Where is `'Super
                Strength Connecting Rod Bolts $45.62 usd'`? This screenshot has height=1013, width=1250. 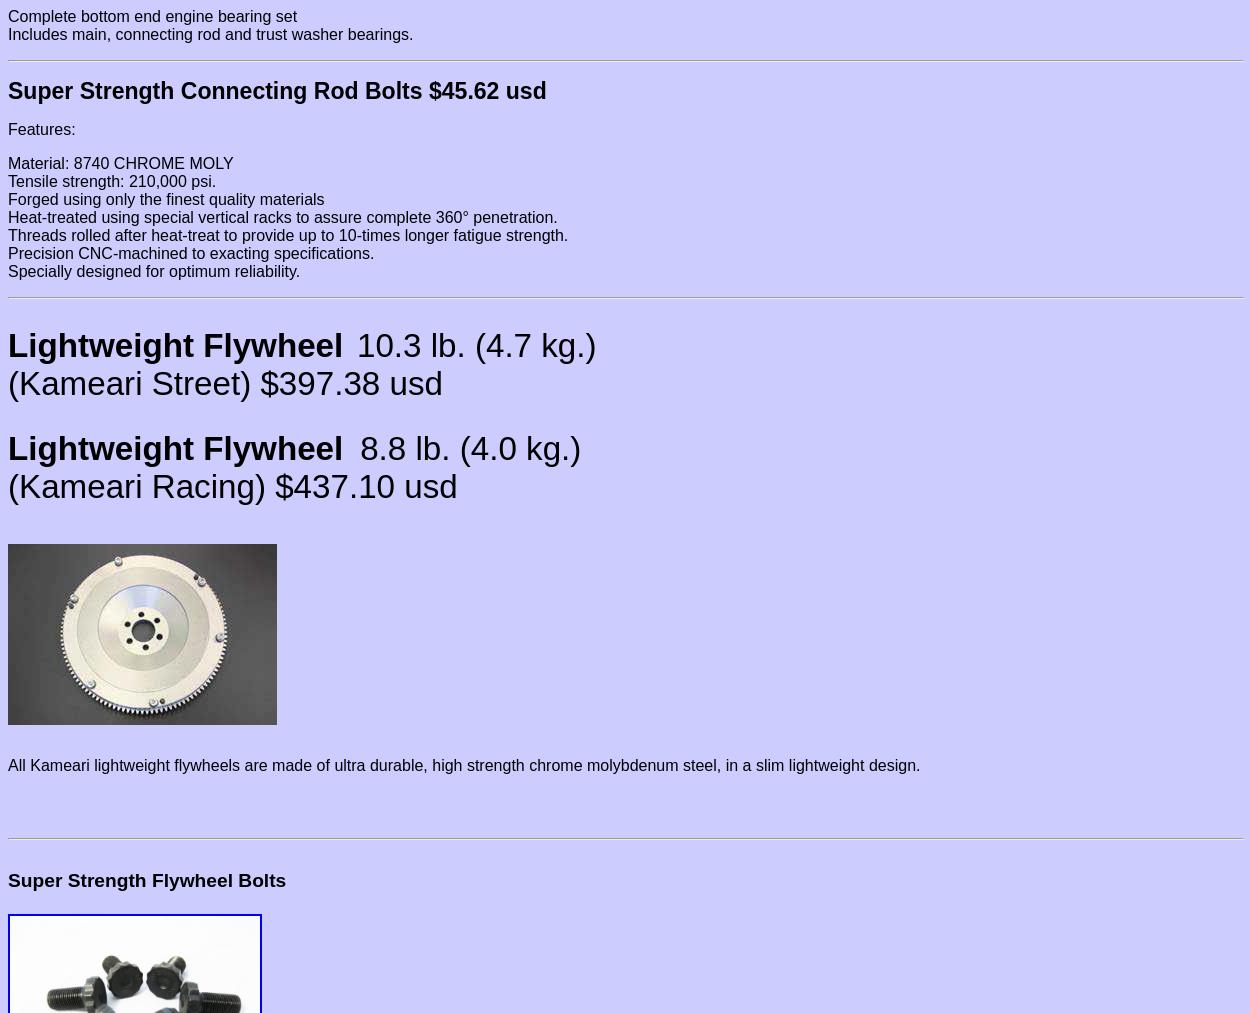 'Super
                Strength Connecting Rod Bolts $45.62 usd' is located at coordinates (277, 89).